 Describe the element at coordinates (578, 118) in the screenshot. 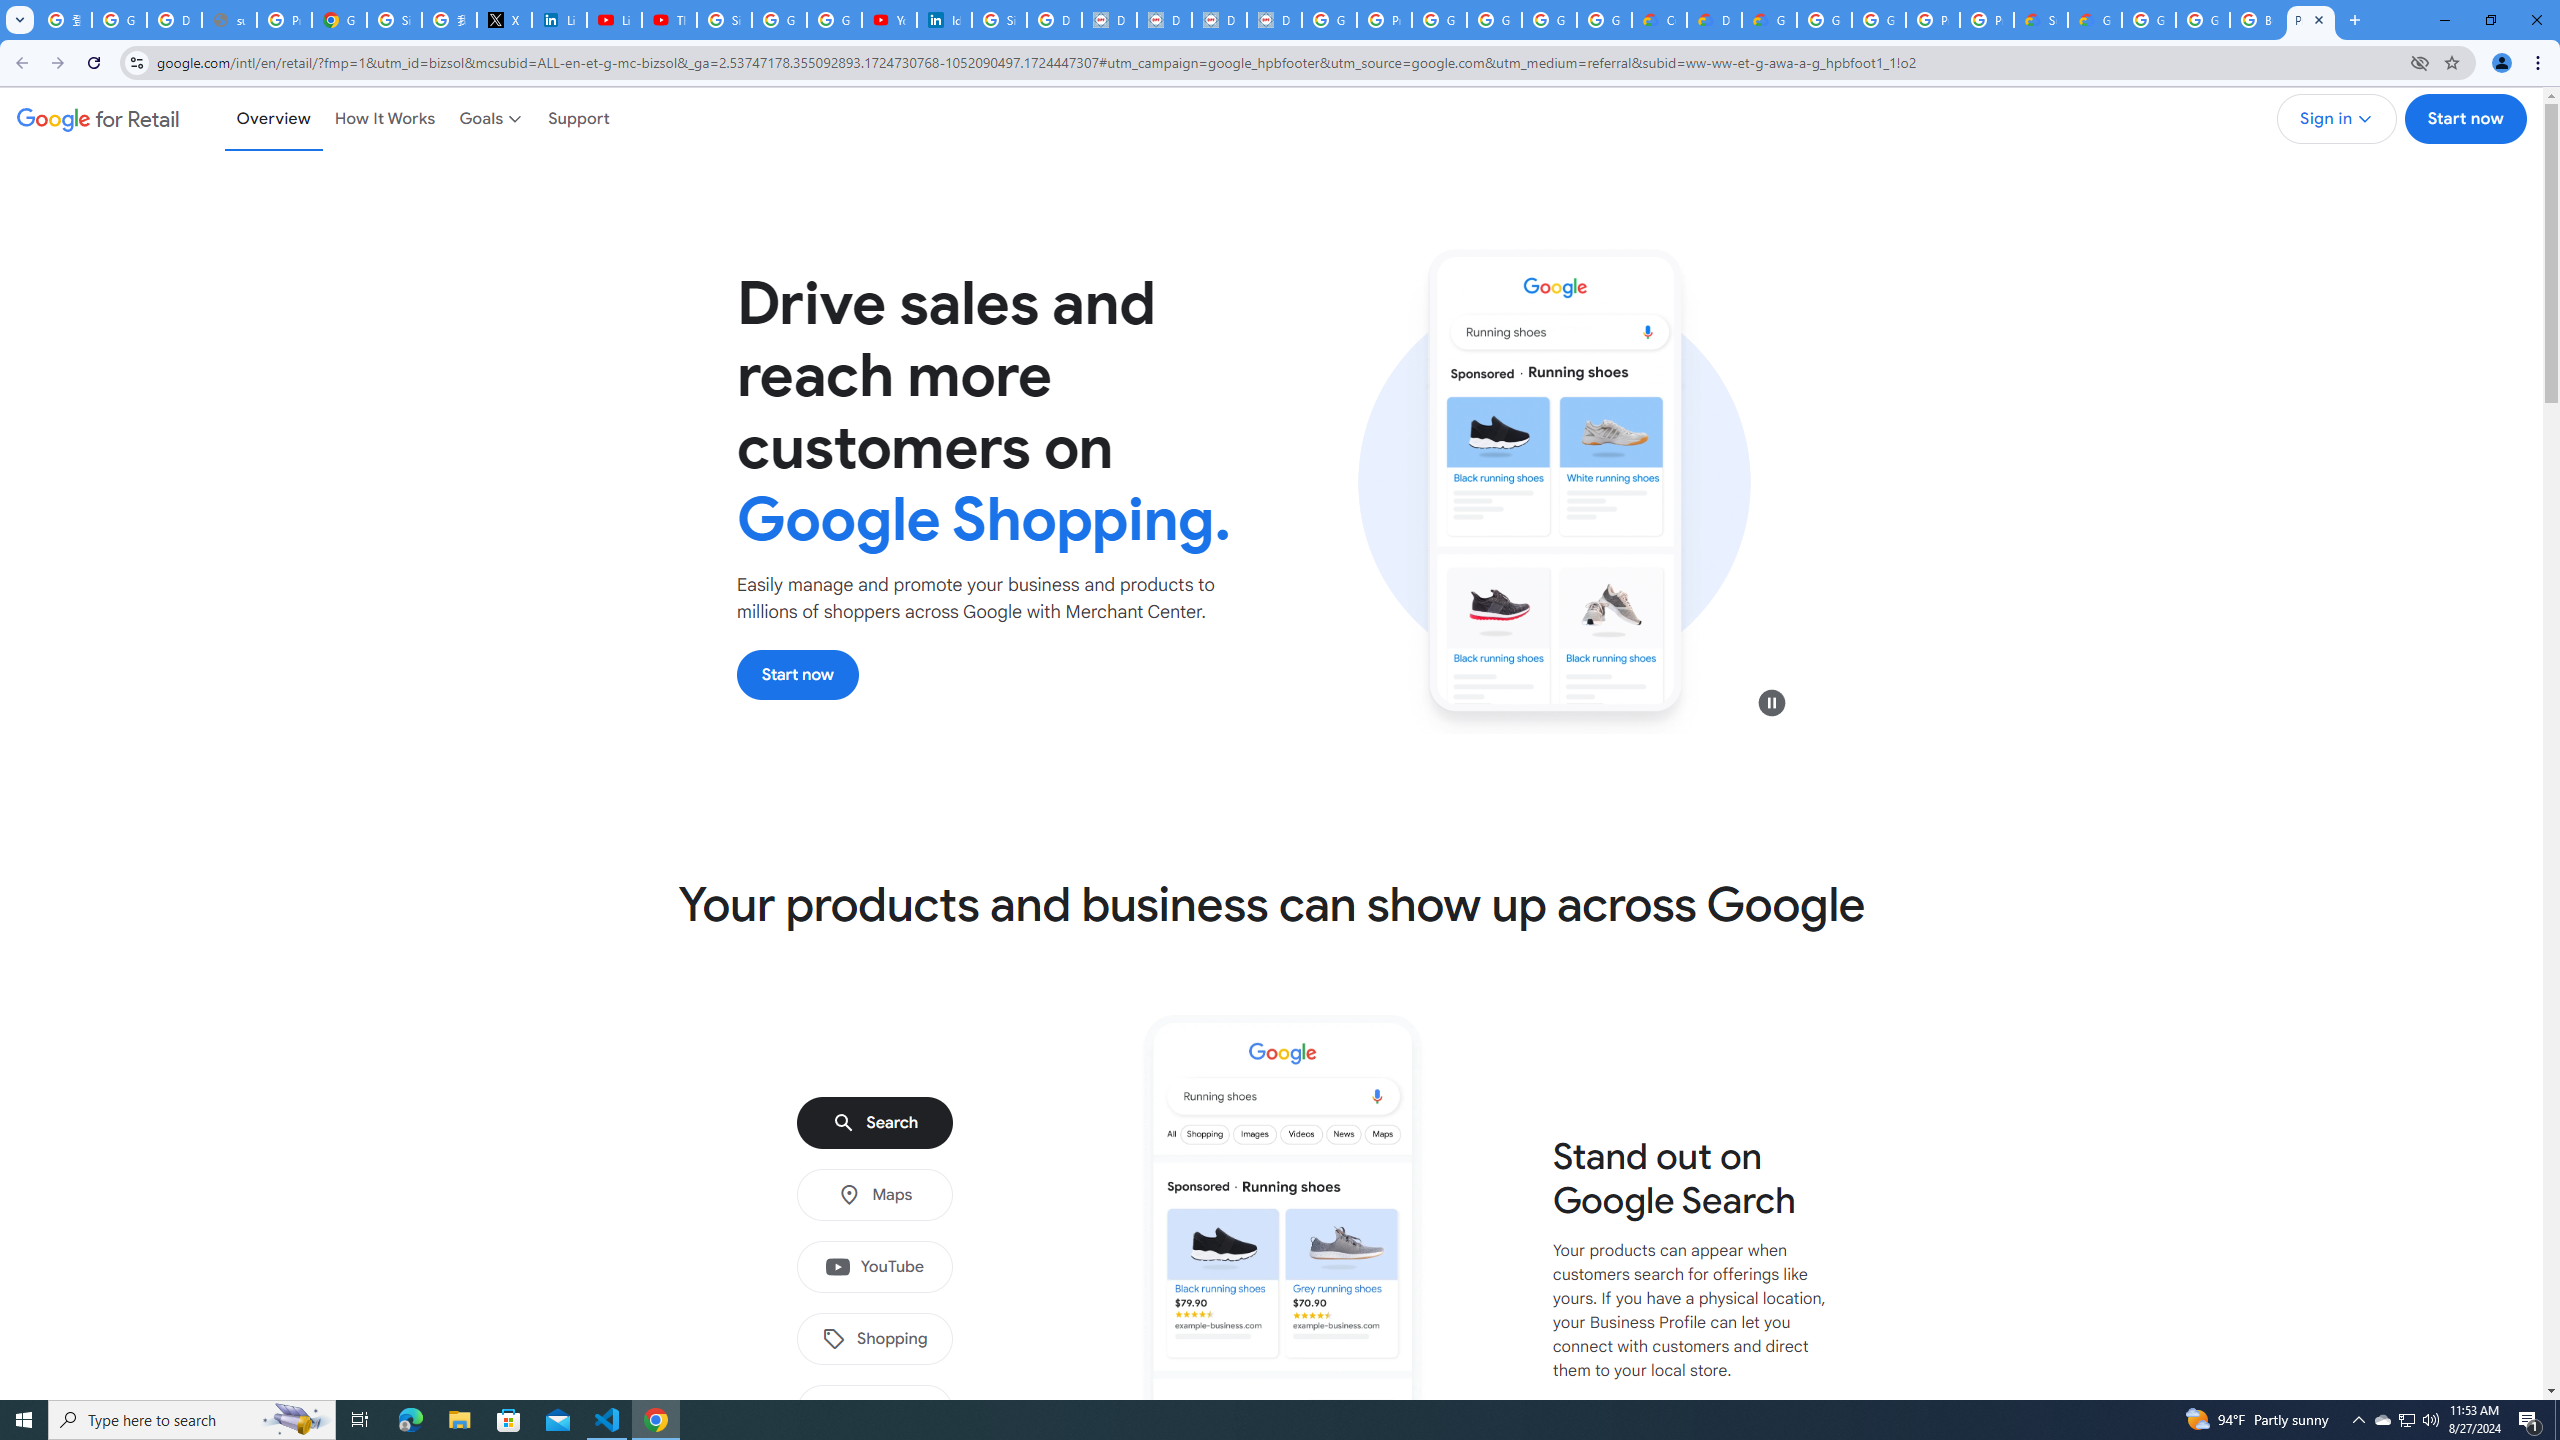

I see `'Support'` at that location.